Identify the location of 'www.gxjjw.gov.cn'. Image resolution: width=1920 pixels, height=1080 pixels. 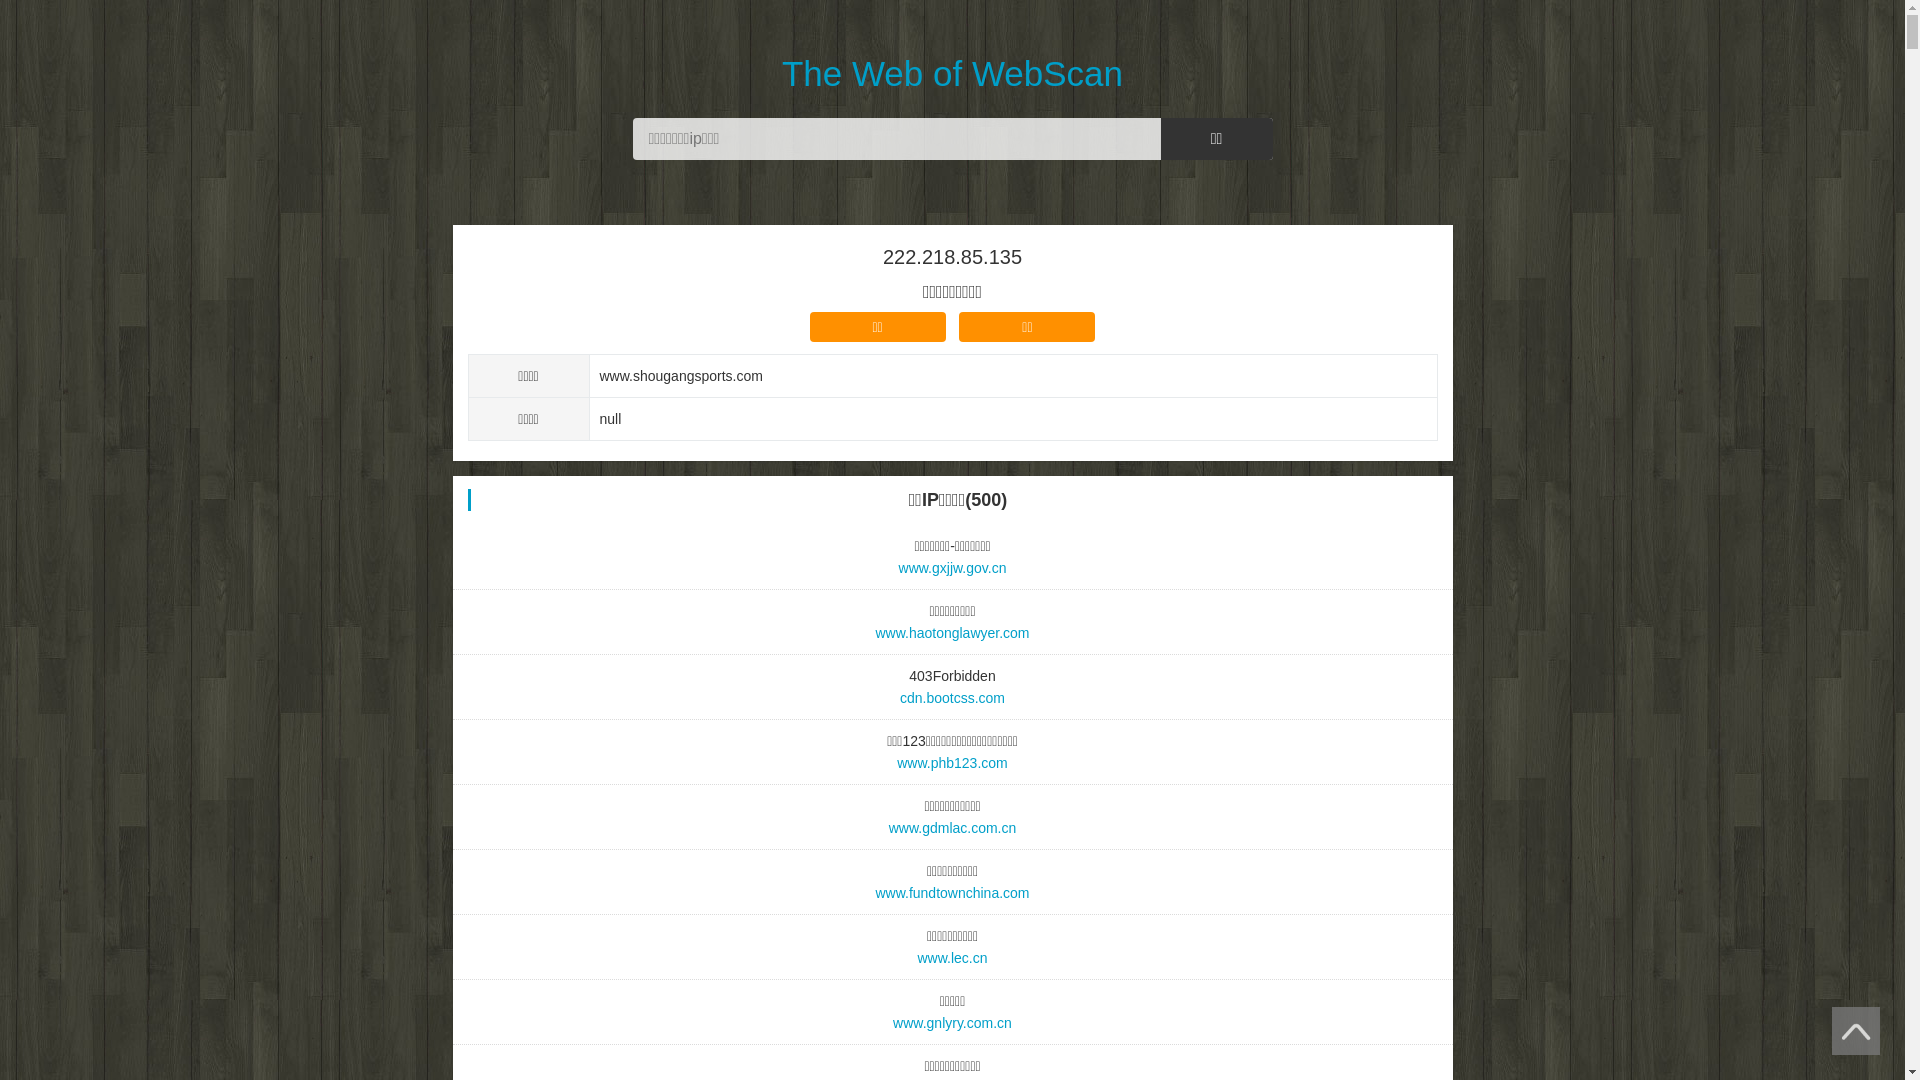
(952, 567).